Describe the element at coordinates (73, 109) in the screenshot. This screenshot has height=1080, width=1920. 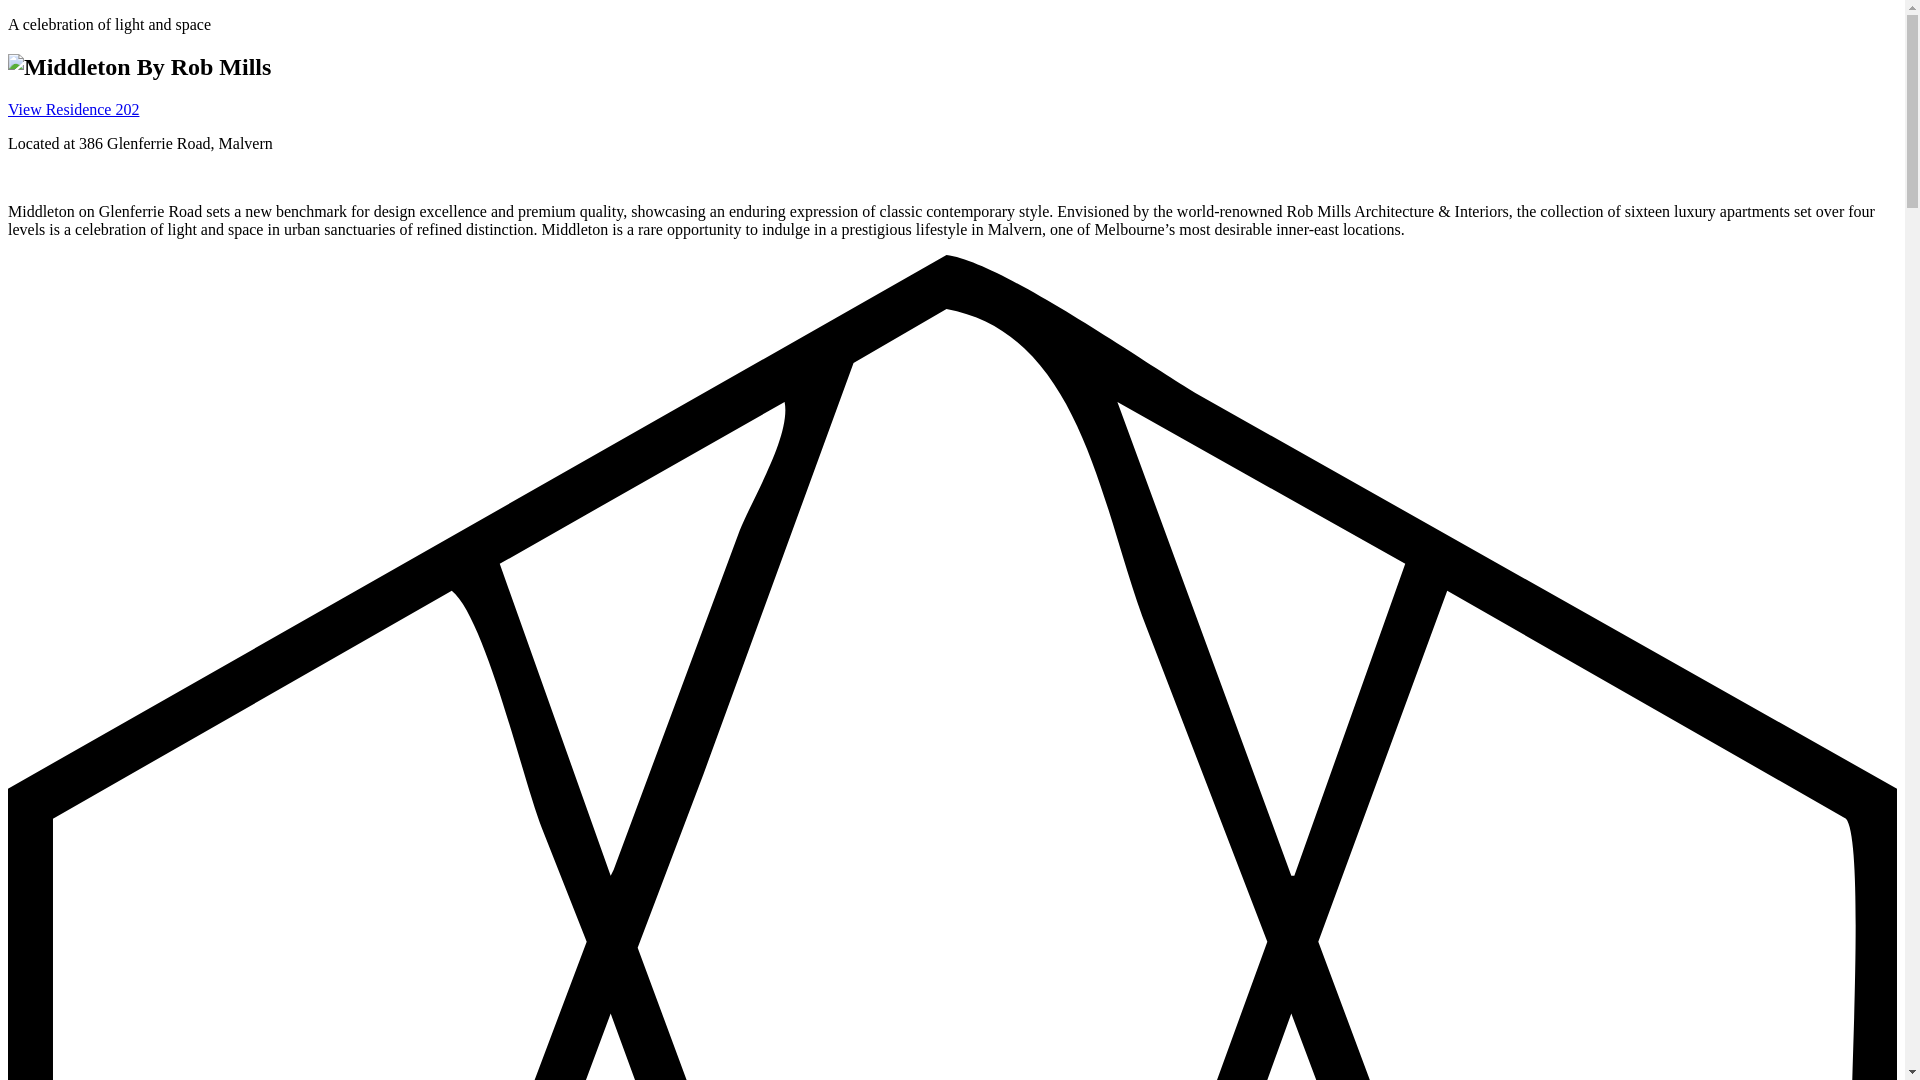
I see `'View Residence 202'` at that location.